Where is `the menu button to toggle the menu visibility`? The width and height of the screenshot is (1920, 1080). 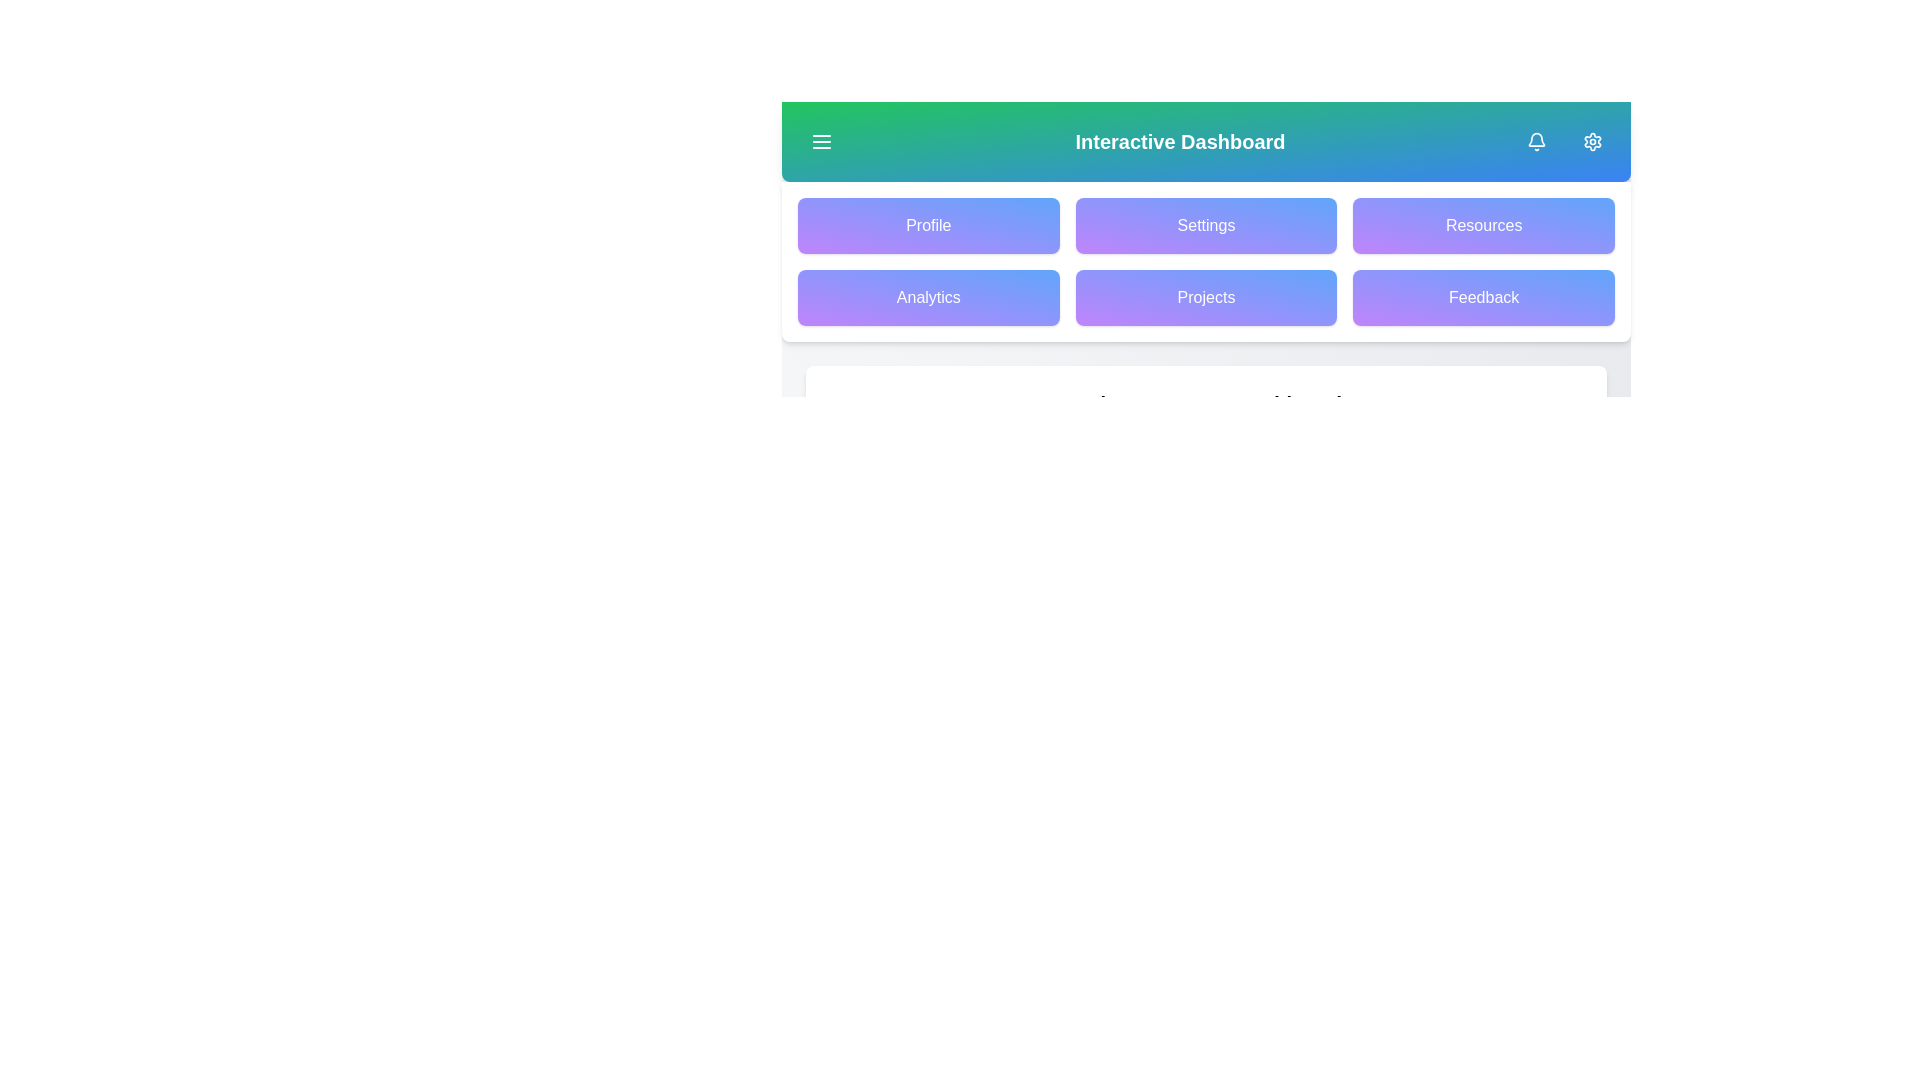 the menu button to toggle the menu visibility is located at coordinates (821, 141).